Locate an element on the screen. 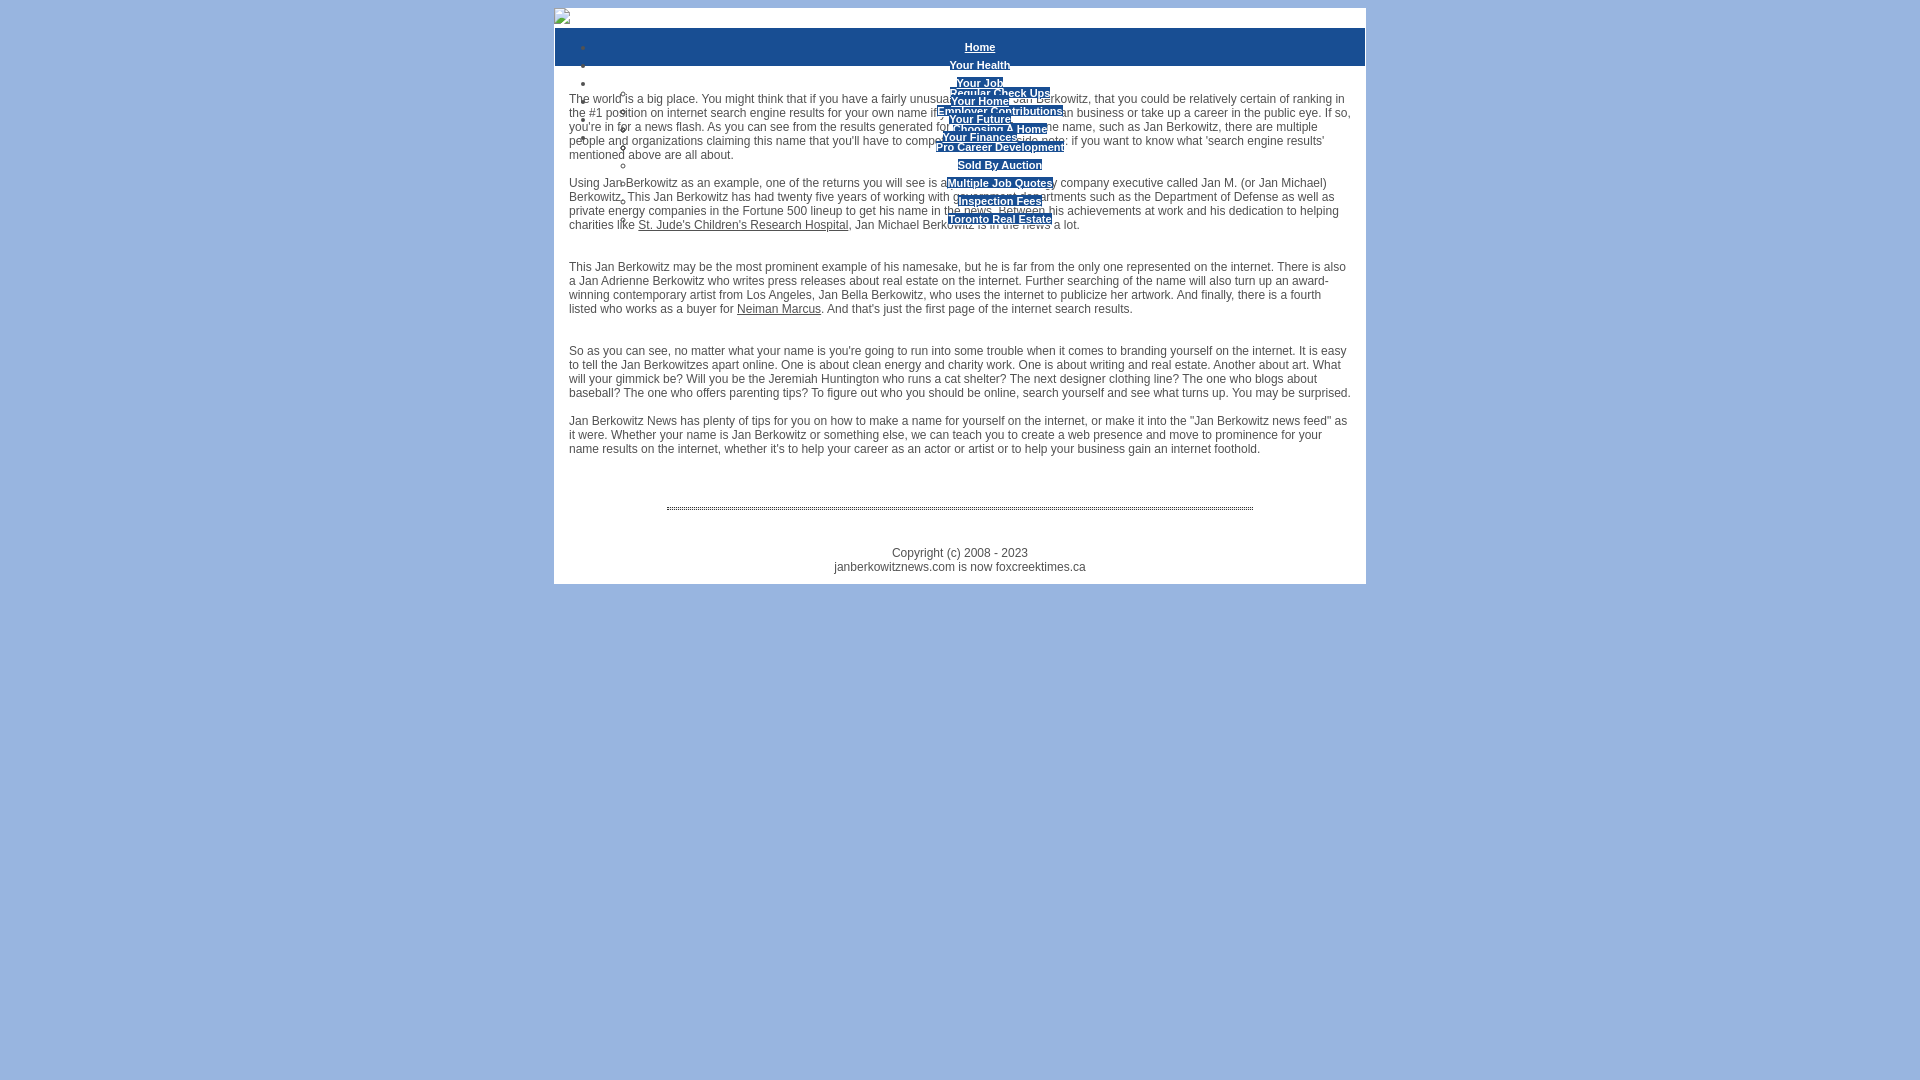  'Your Home' is located at coordinates (979, 100).